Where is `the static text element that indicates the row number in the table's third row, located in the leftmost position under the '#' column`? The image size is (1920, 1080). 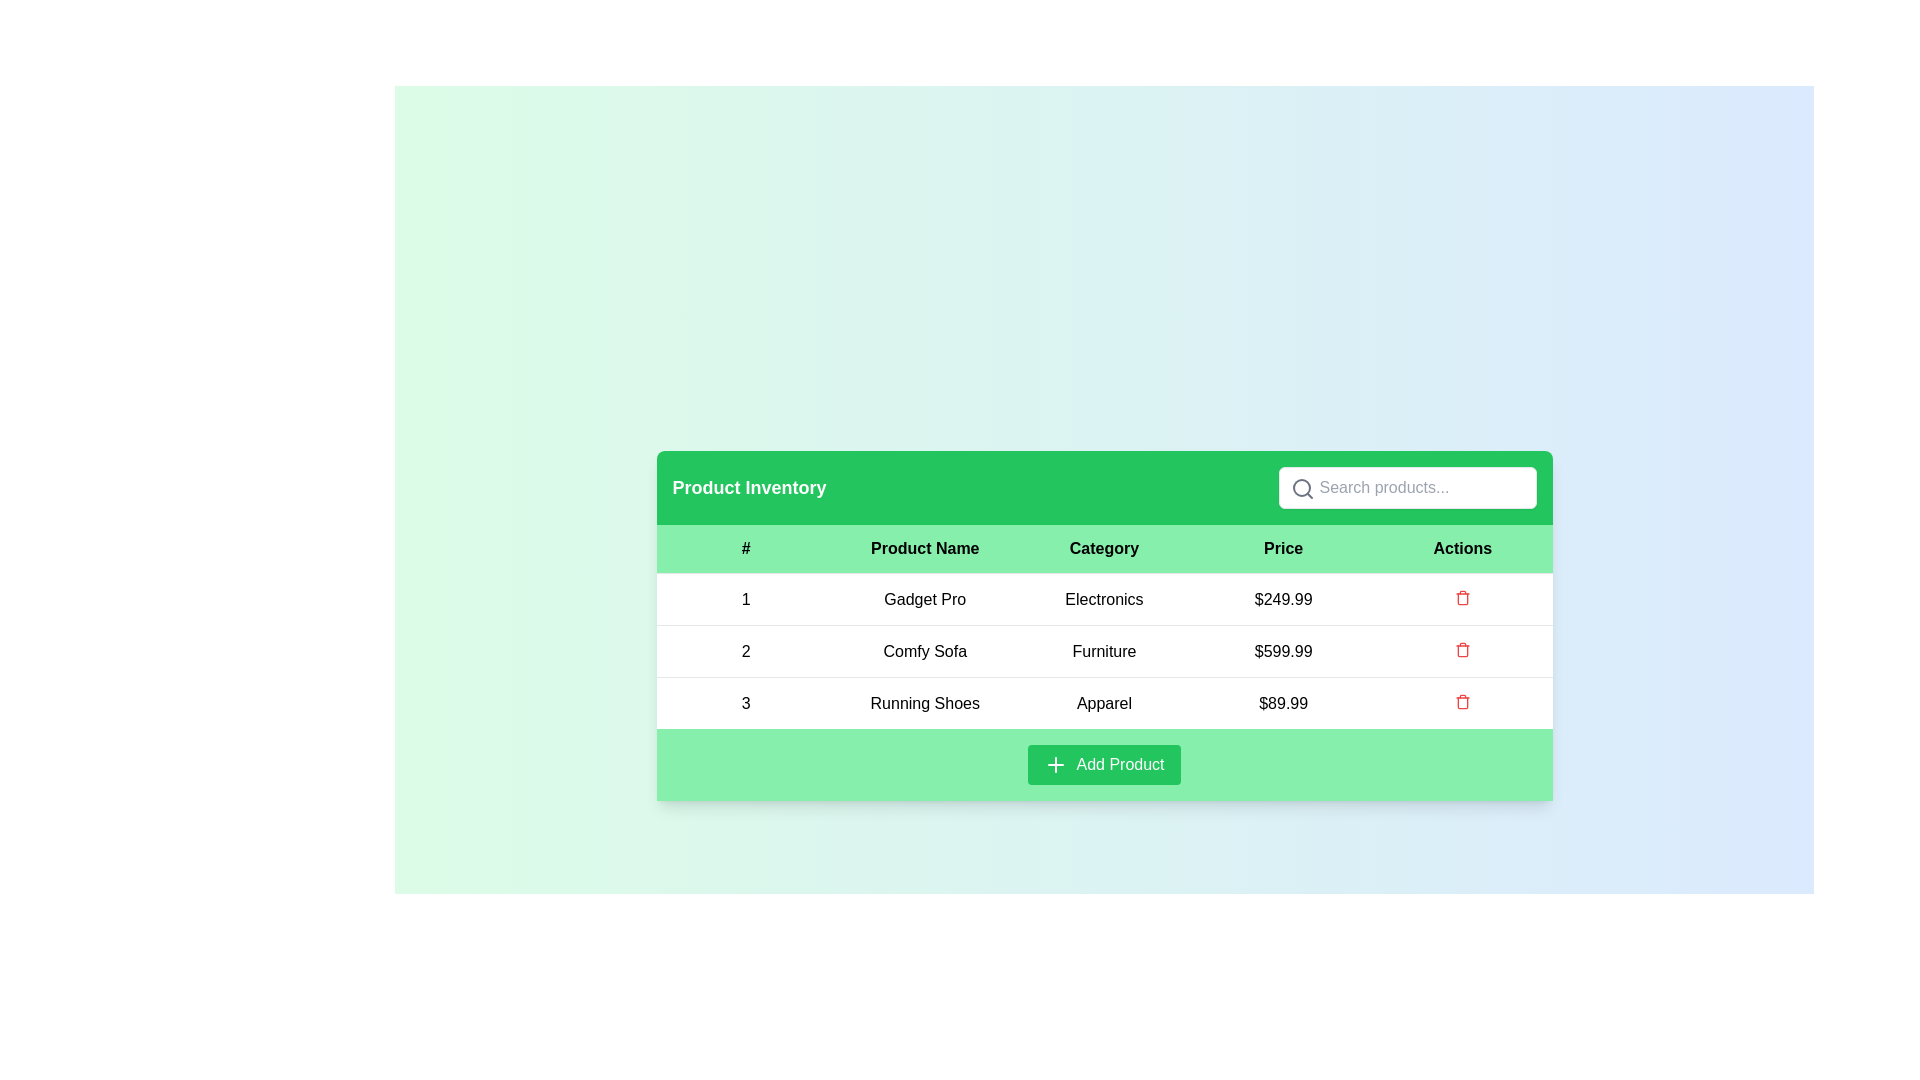 the static text element that indicates the row number in the table's third row, located in the leftmost position under the '#' column is located at coordinates (745, 702).